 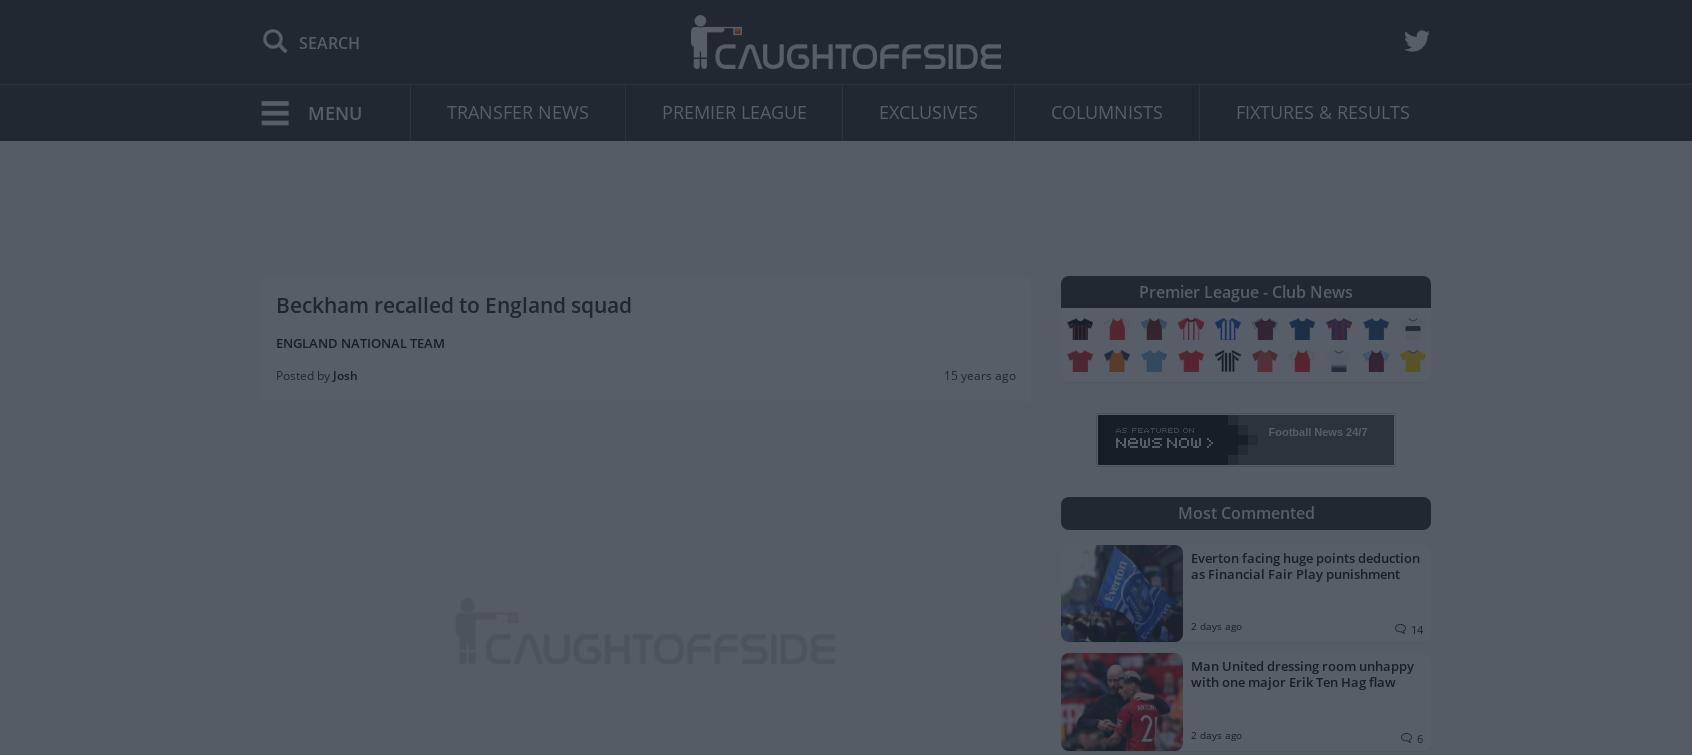 What do you see at coordinates (1301, 672) in the screenshot?
I see `'Man United dressing room unhappy with one major Erik Ten Hag flaw'` at bounding box center [1301, 672].